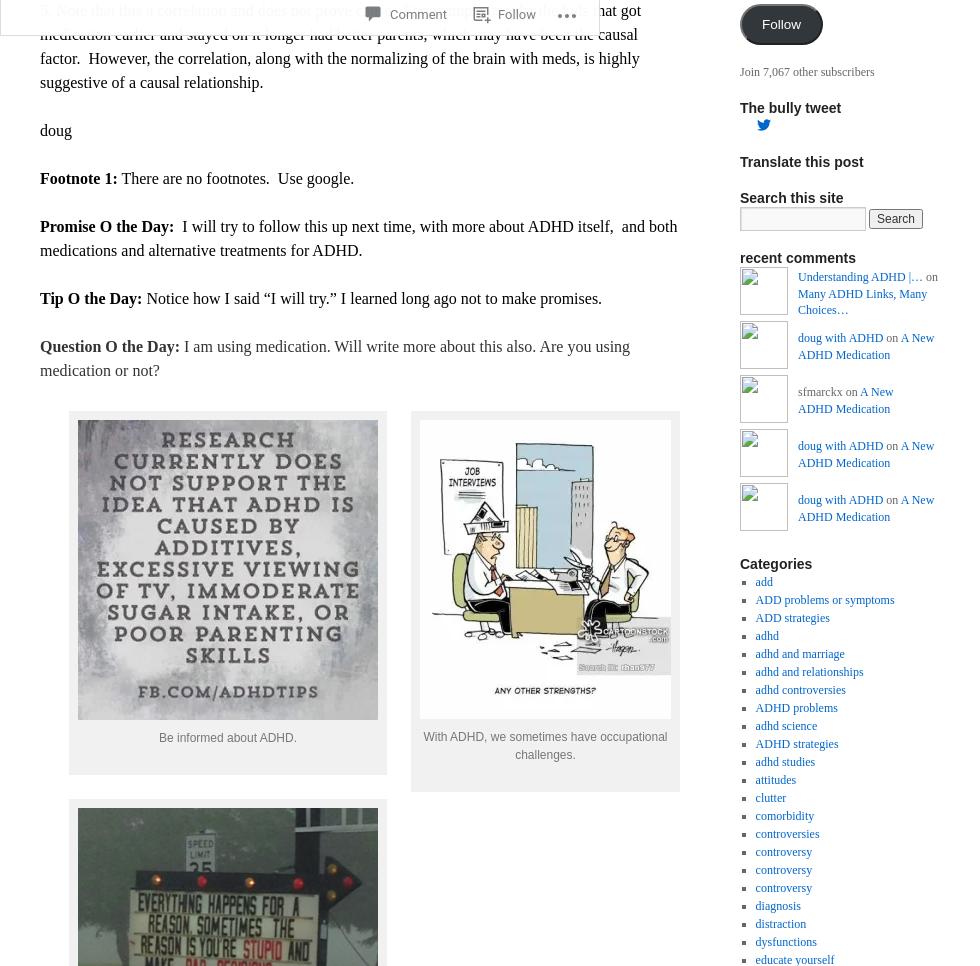 The width and height of the screenshot is (980, 966). What do you see at coordinates (227, 736) in the screenshot?
I see `'Be informed about ADHD.'` at bounding box center [227, 736].